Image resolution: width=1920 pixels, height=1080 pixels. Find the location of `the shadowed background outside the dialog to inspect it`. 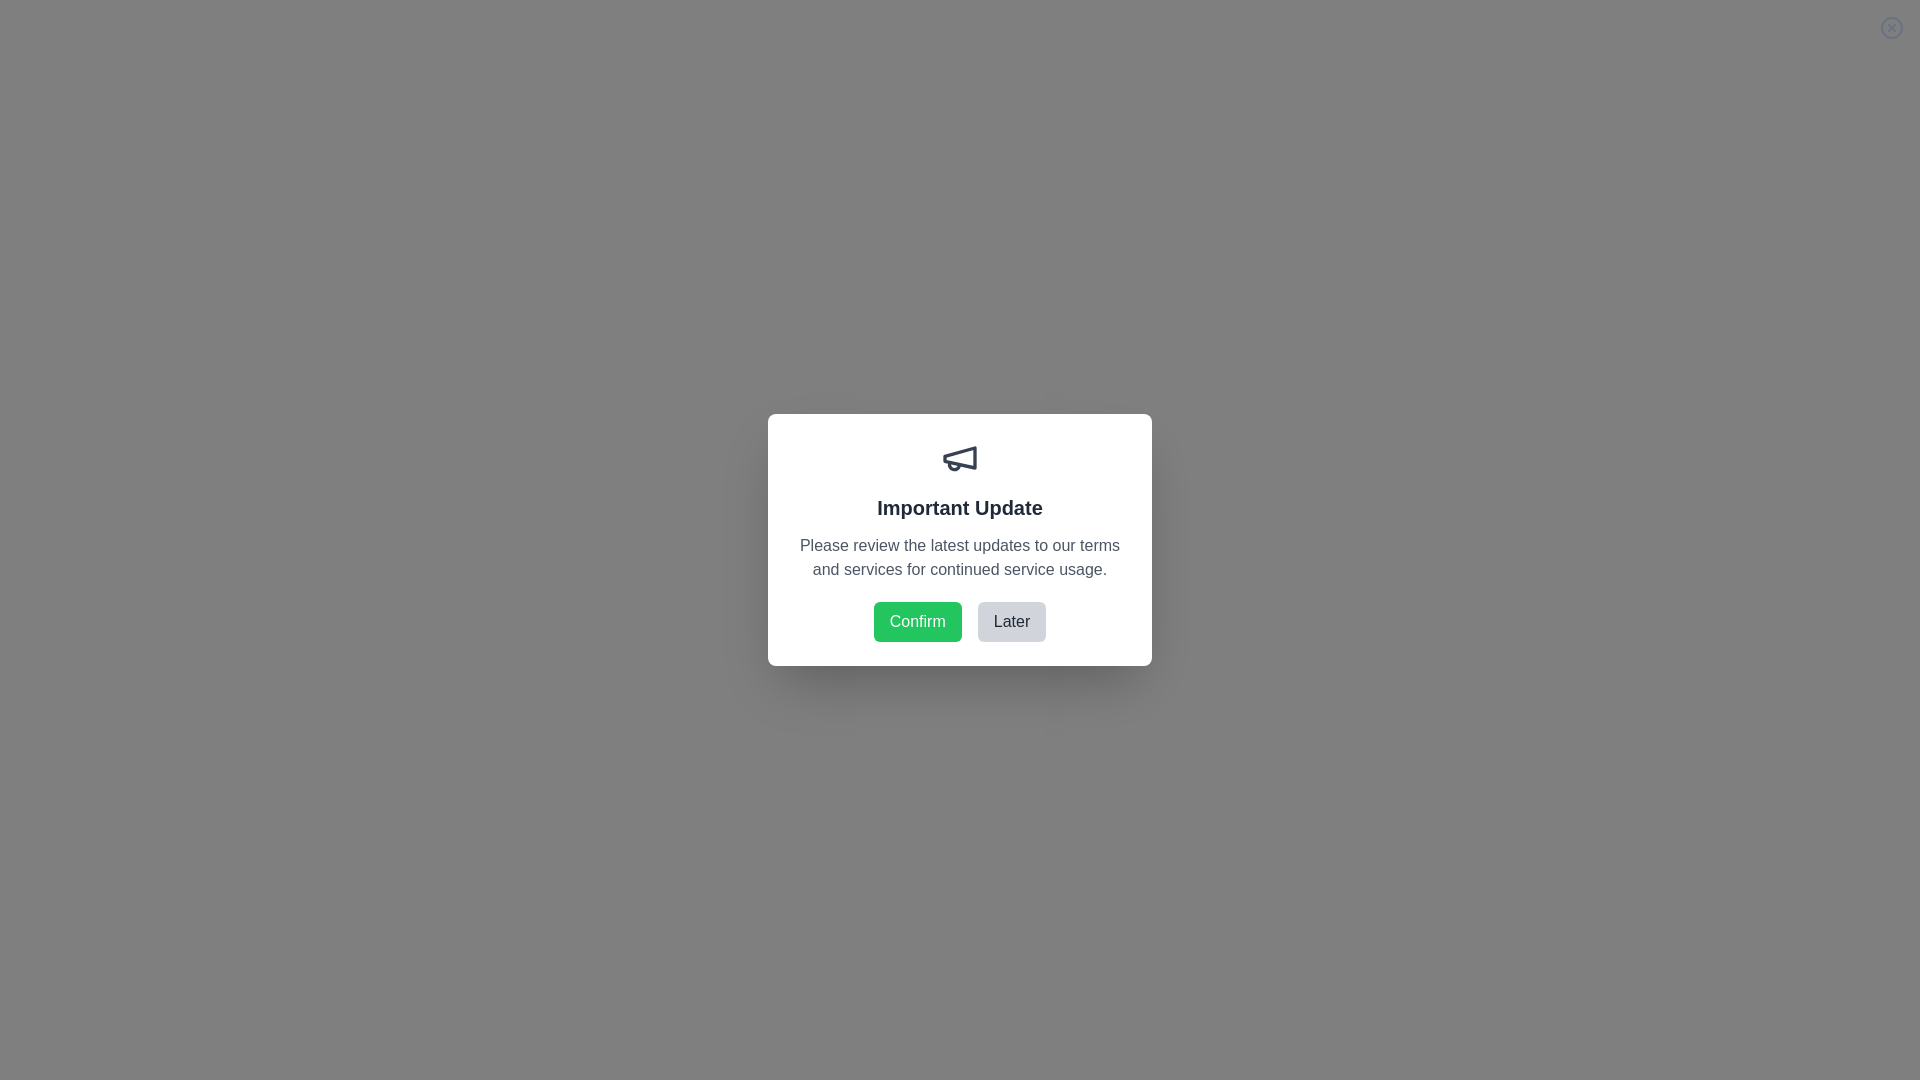

the shadowed background outside the dialog to inspect it is located at coordinates (960, 540).